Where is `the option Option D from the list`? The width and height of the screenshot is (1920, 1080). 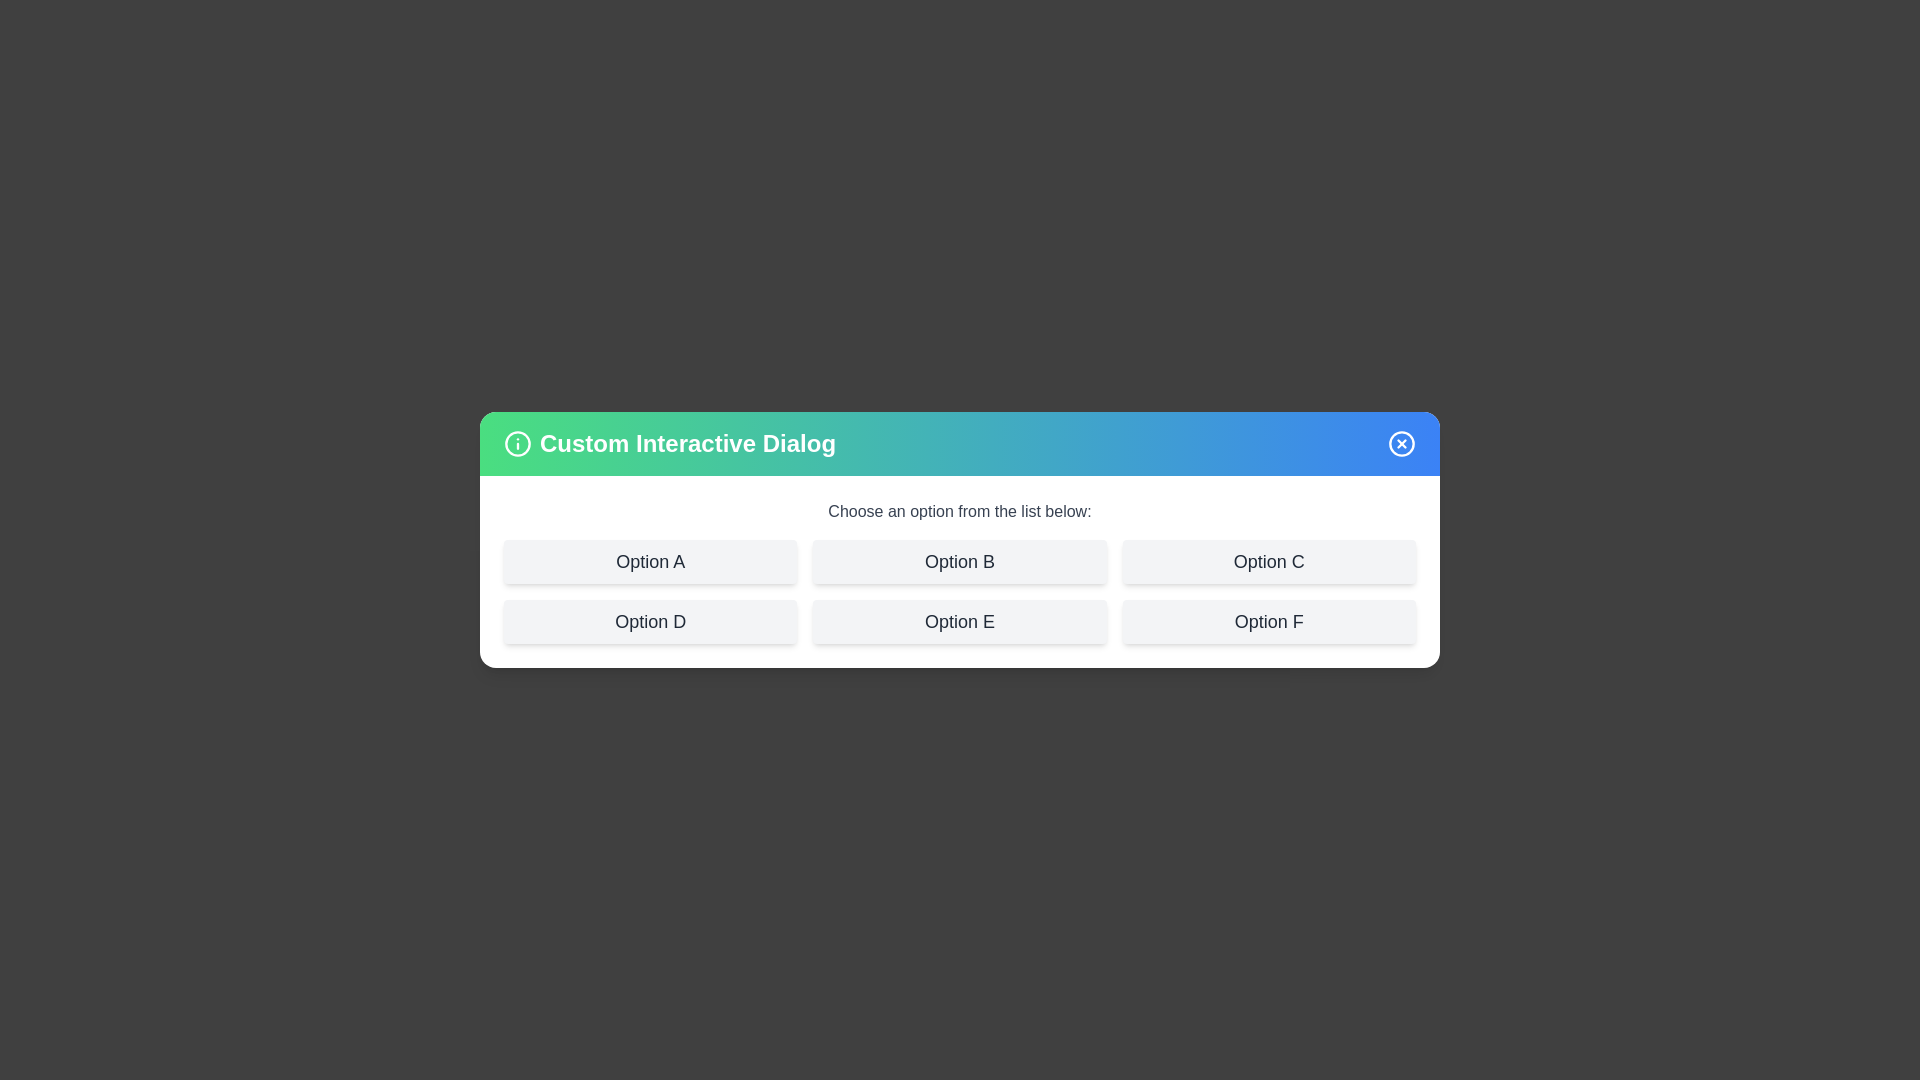 the option Option D from the list is located at coordinates (649, 620).